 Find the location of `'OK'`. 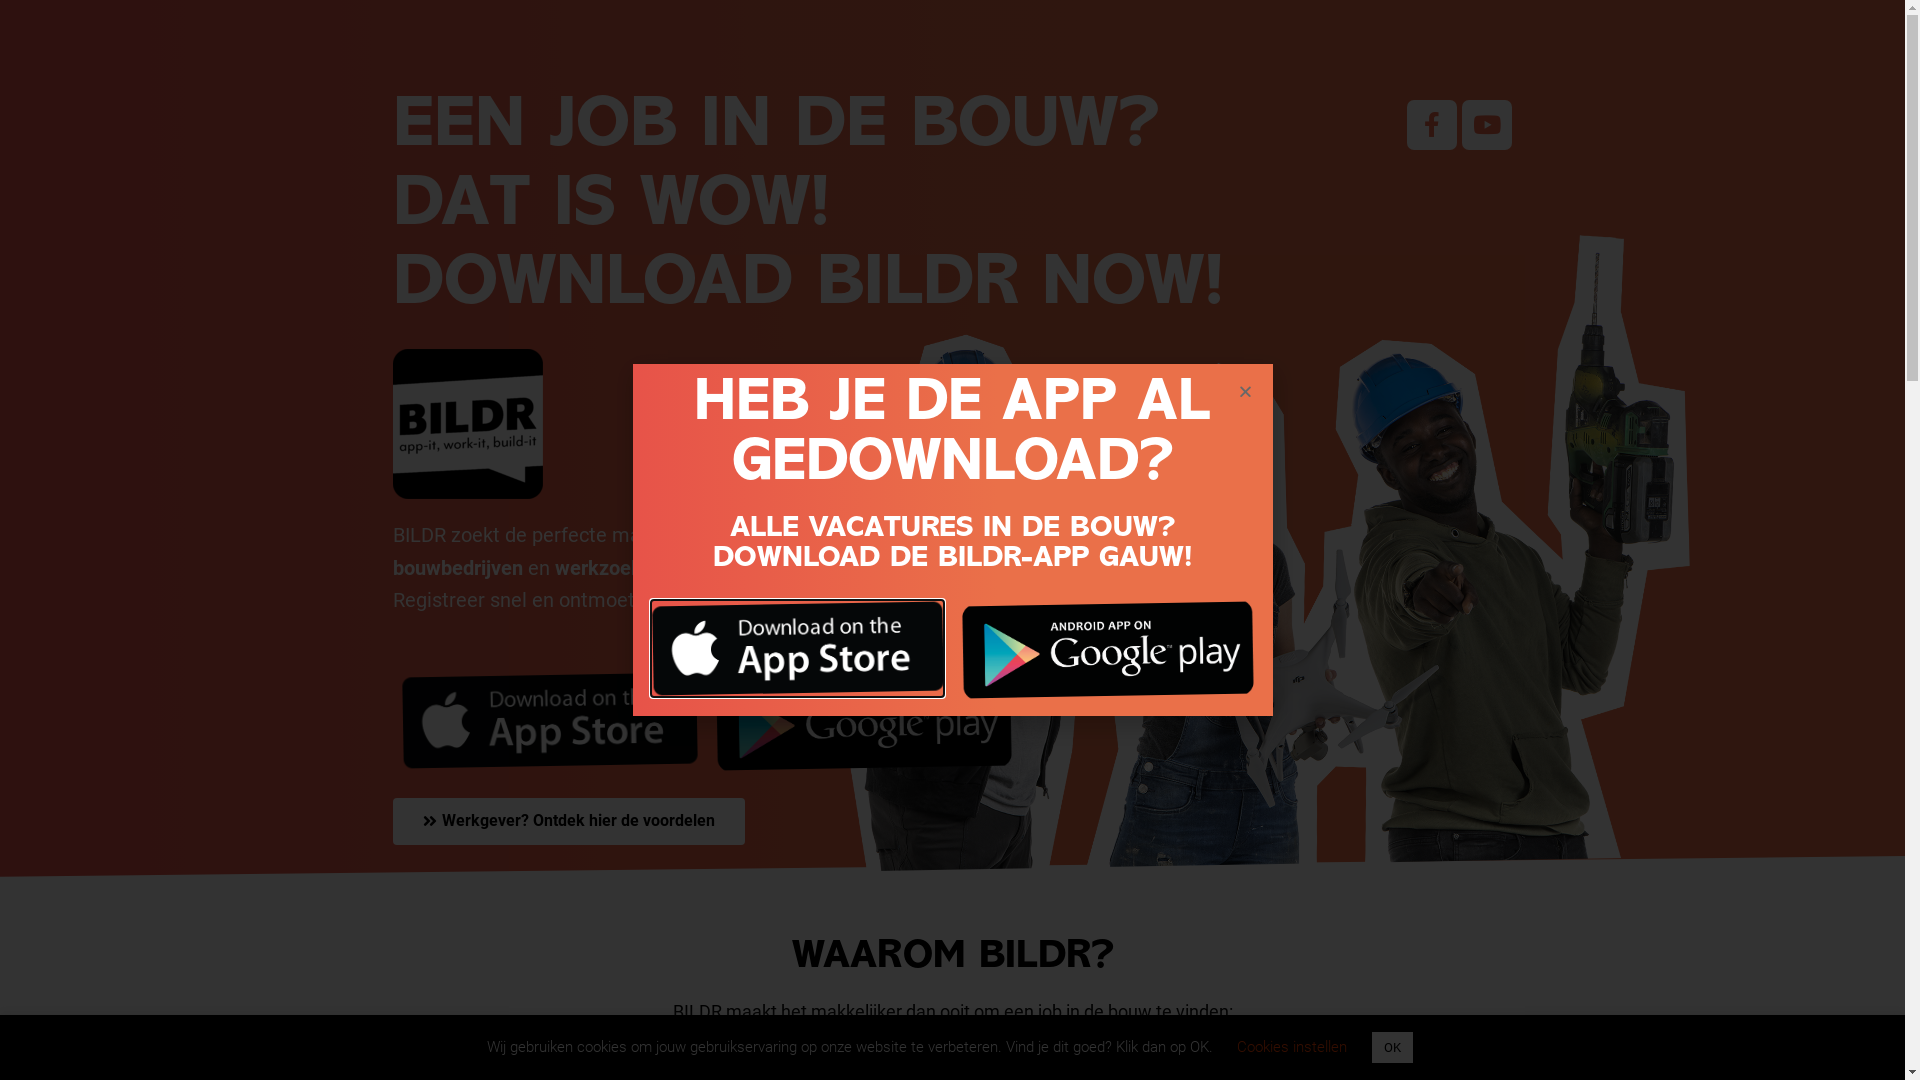

'OK' is located at coordinates (1391, 1046).